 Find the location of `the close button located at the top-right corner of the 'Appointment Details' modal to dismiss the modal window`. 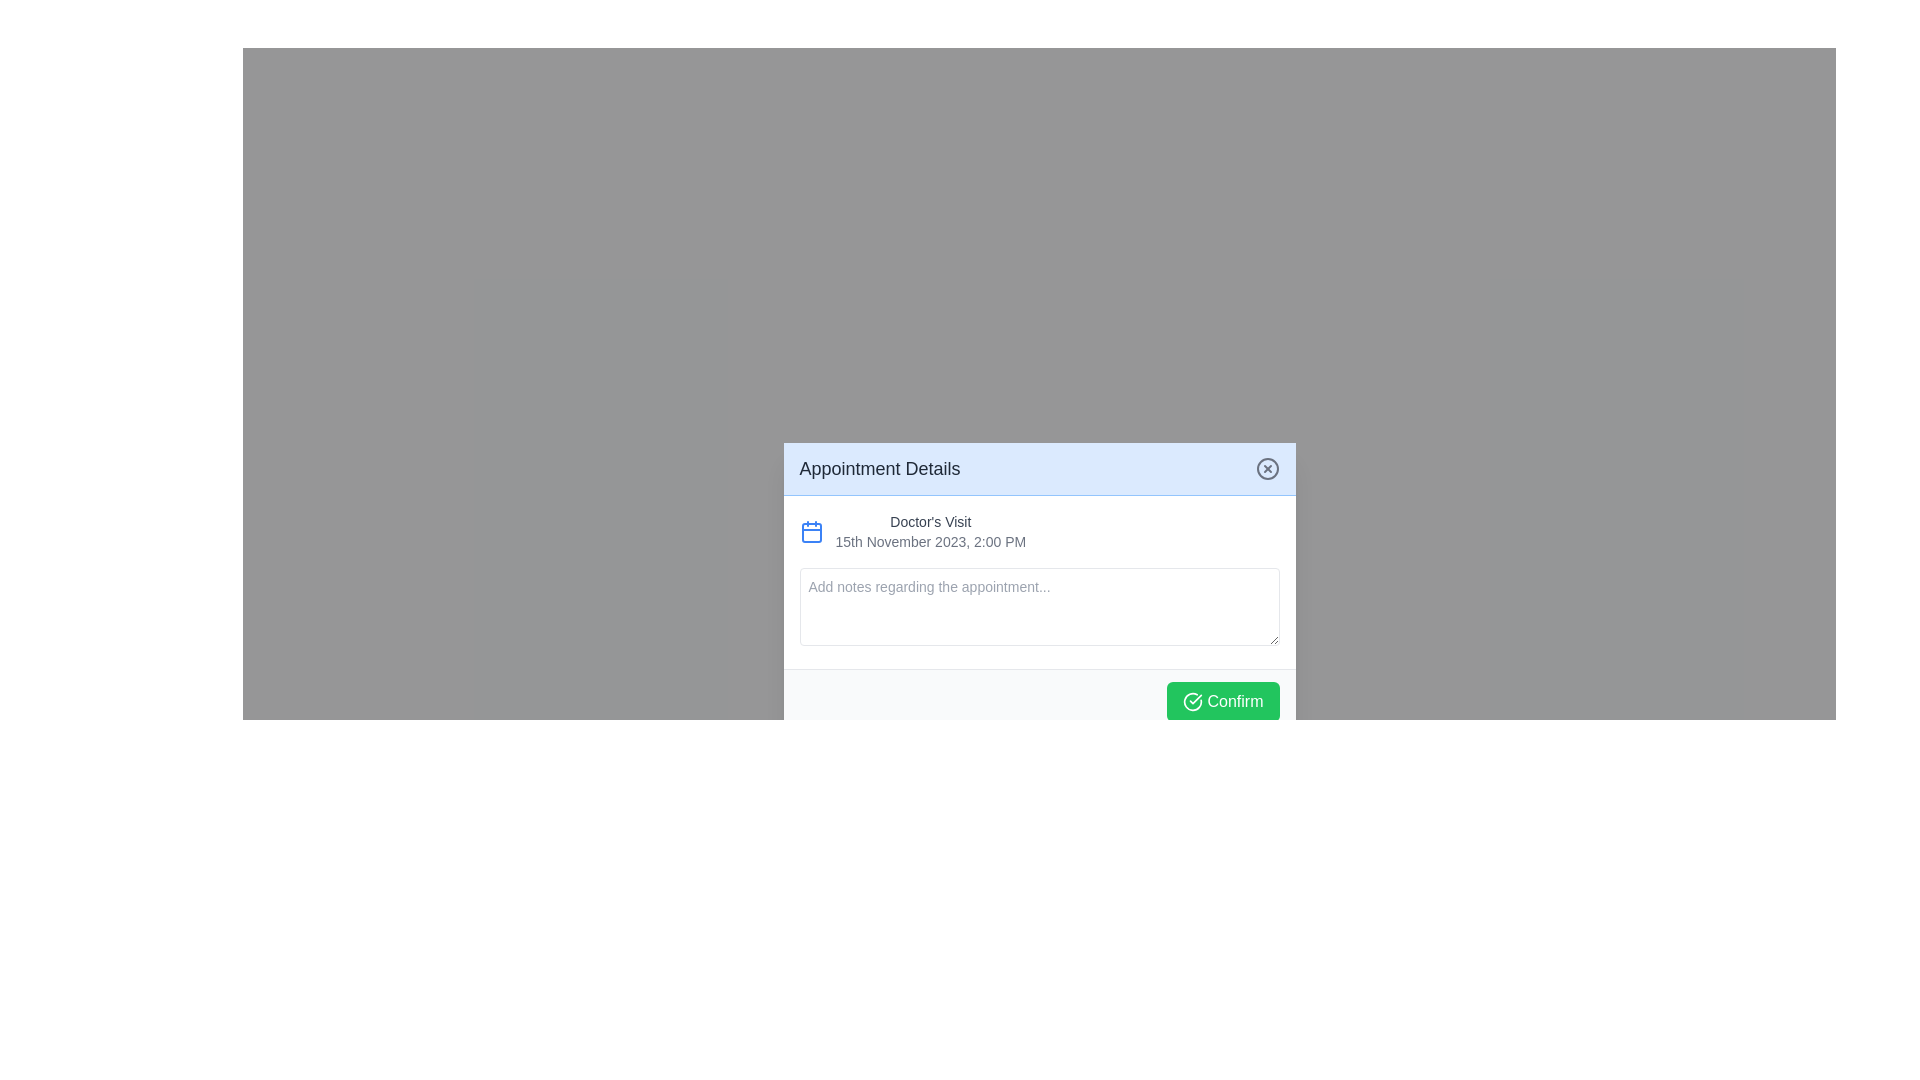

the close button located at the top-right corner of the 'Appointment Details' modal to dismiss the modal window is located at coordinates (1266, 468).